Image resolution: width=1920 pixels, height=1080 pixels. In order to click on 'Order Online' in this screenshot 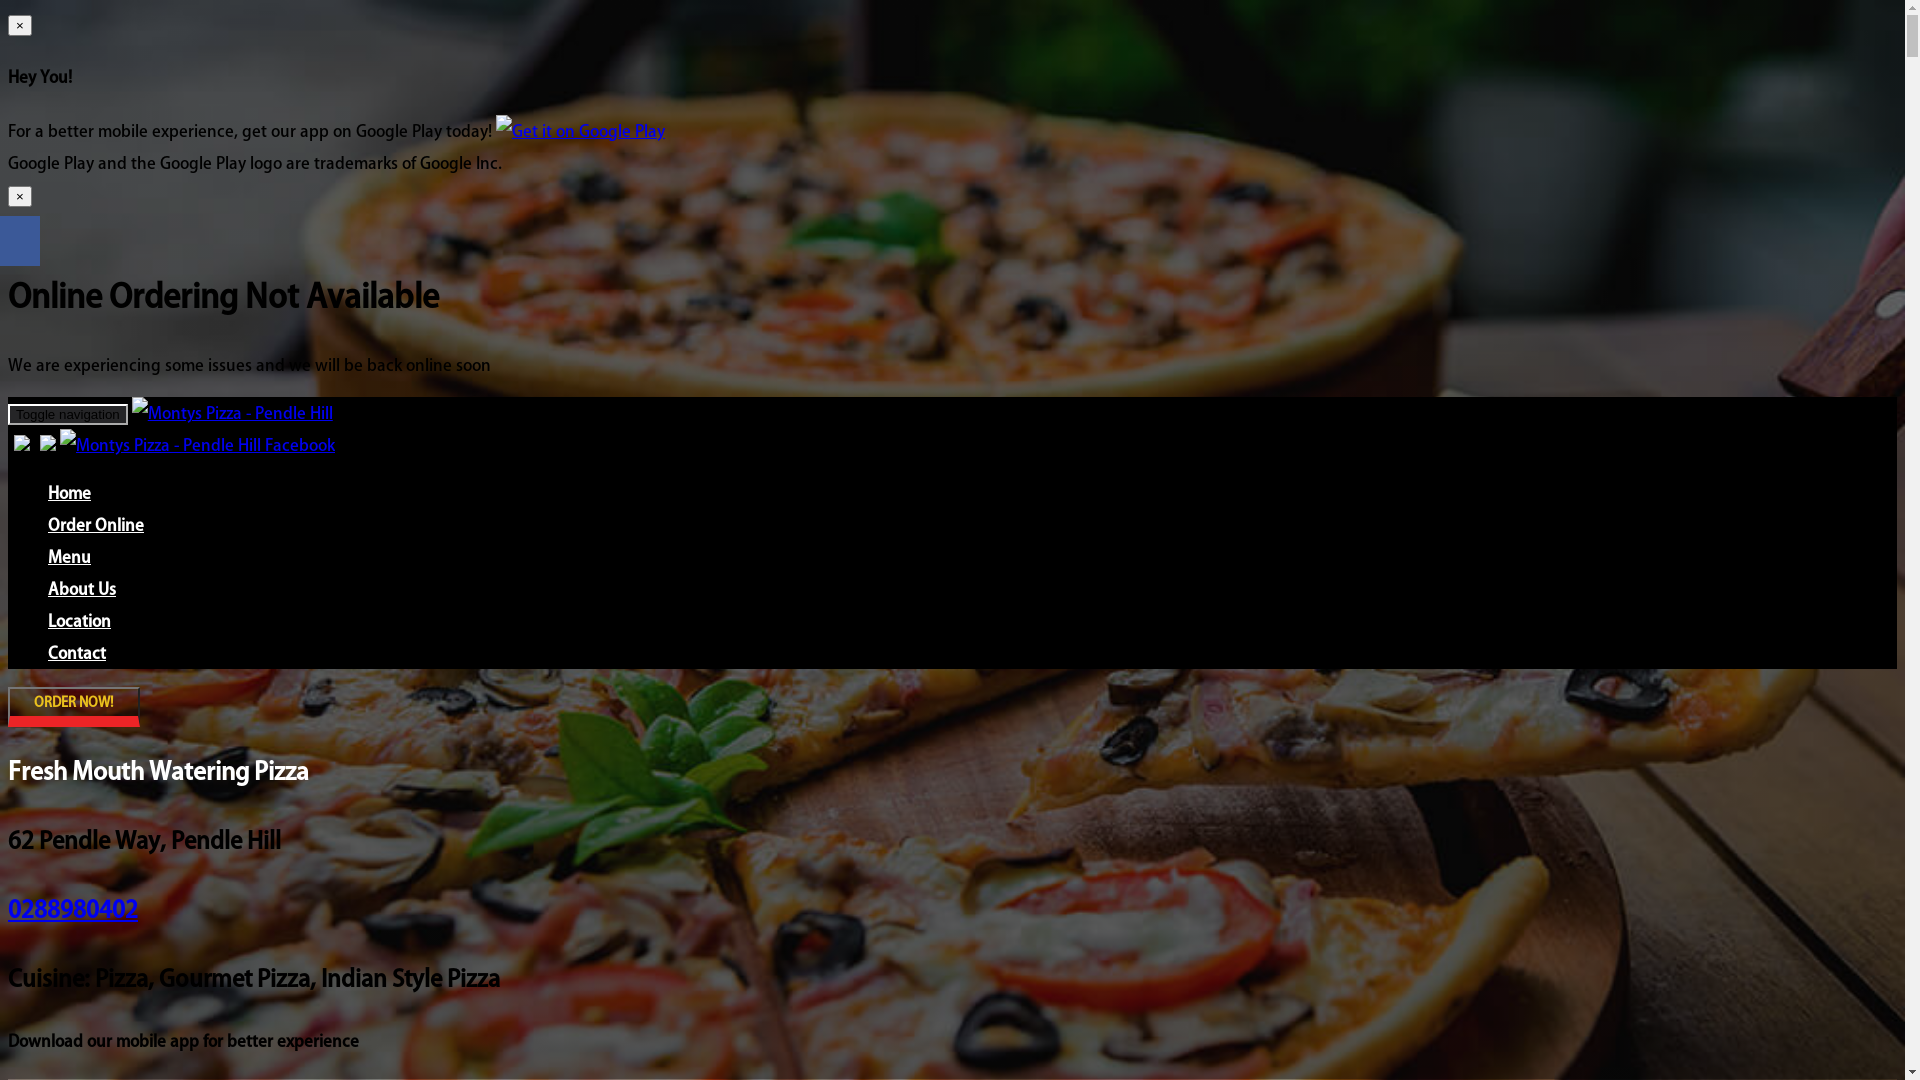, I will do `click(48, 523)`.